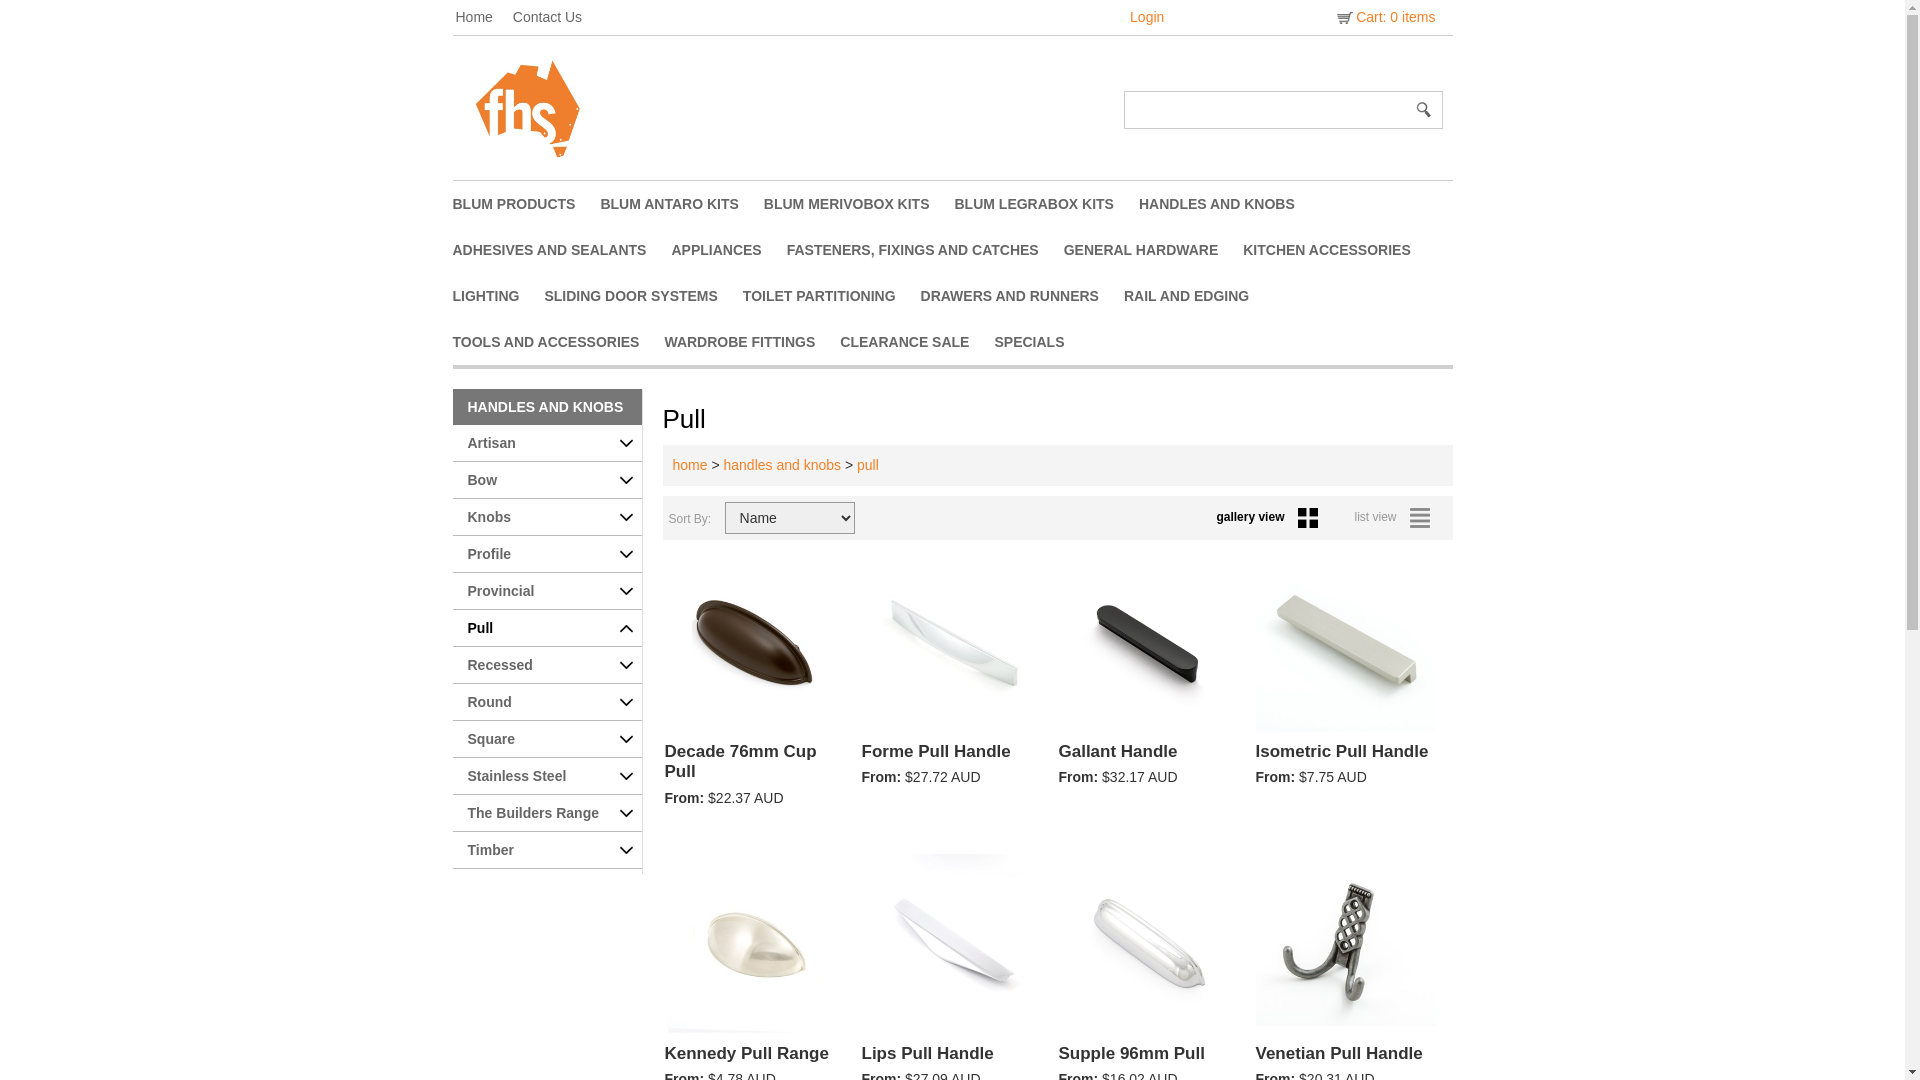 This screenshot has width=1920, height=1080. Describe the element at coordinates (450, 739) in the screenshot. I see `'Square'` at that location.